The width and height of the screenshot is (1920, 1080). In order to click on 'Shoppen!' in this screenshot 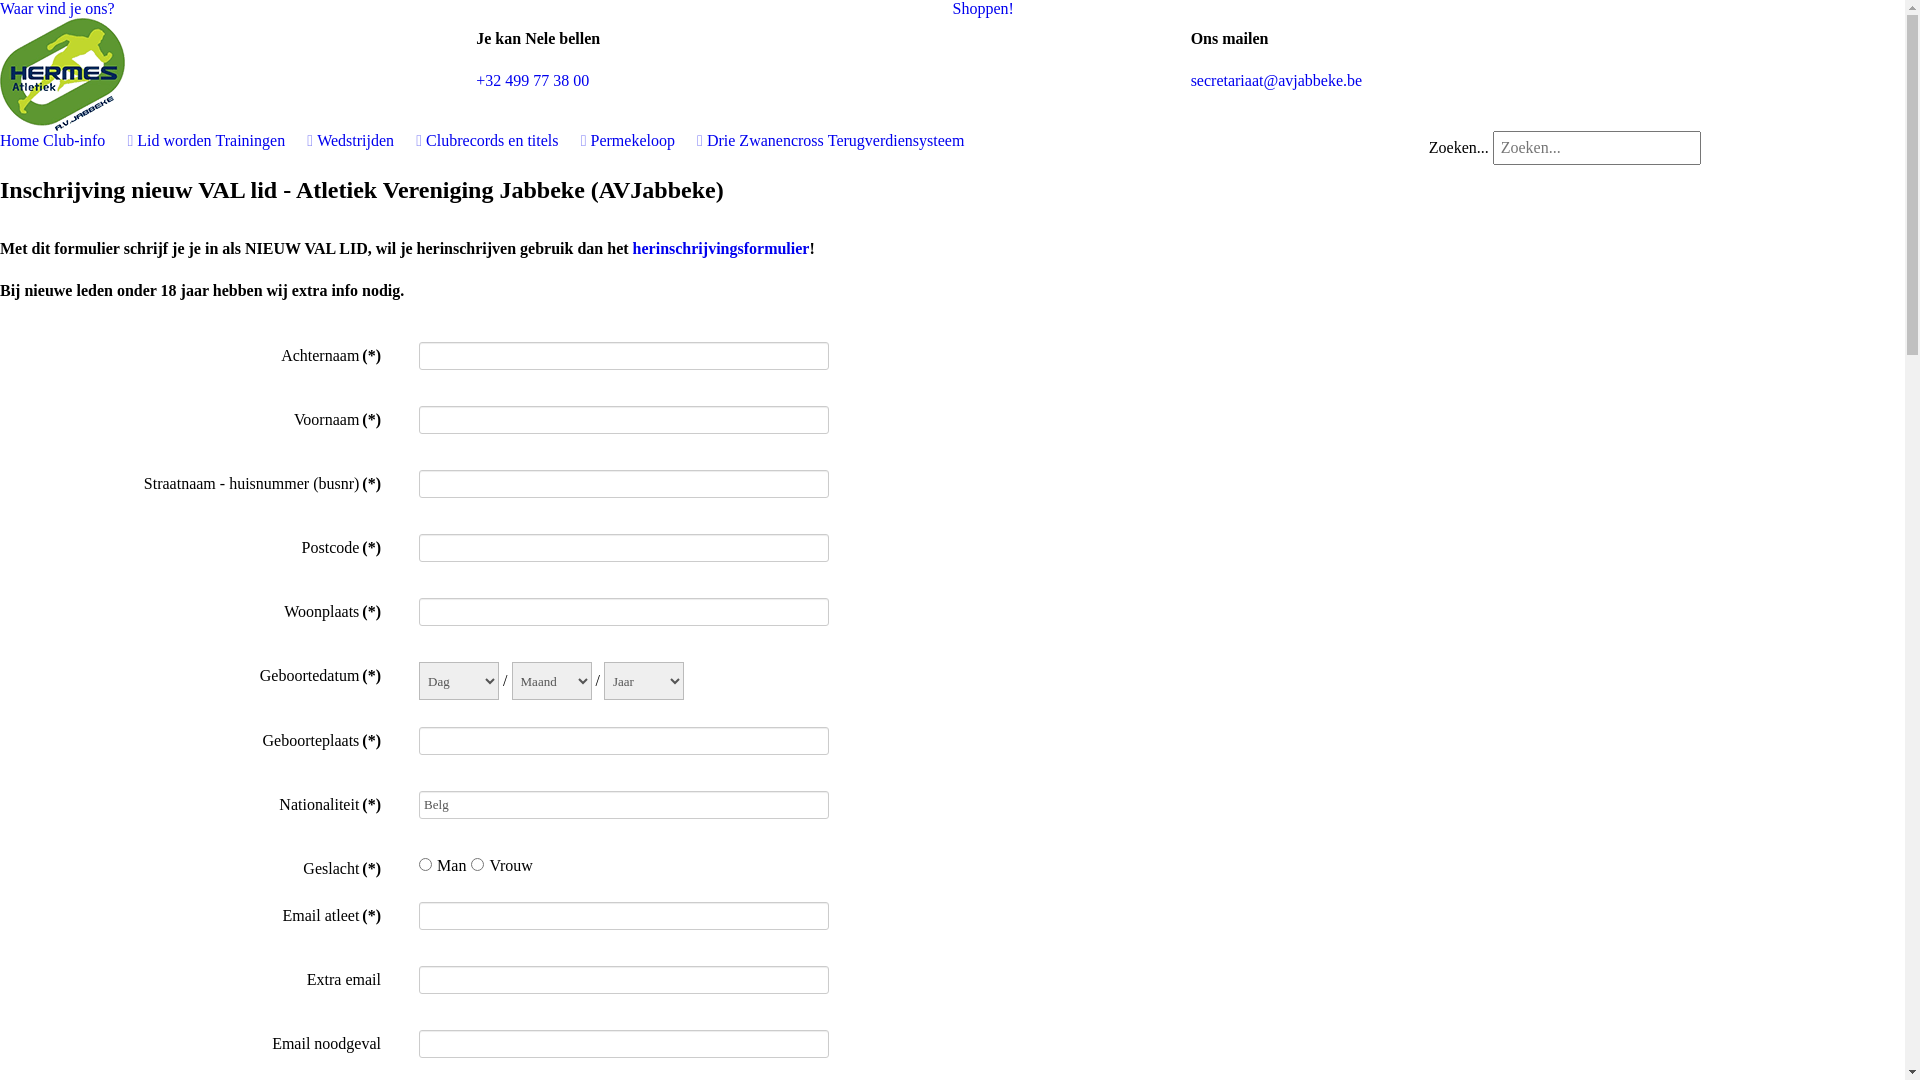, I will do `click(982, 8)`.